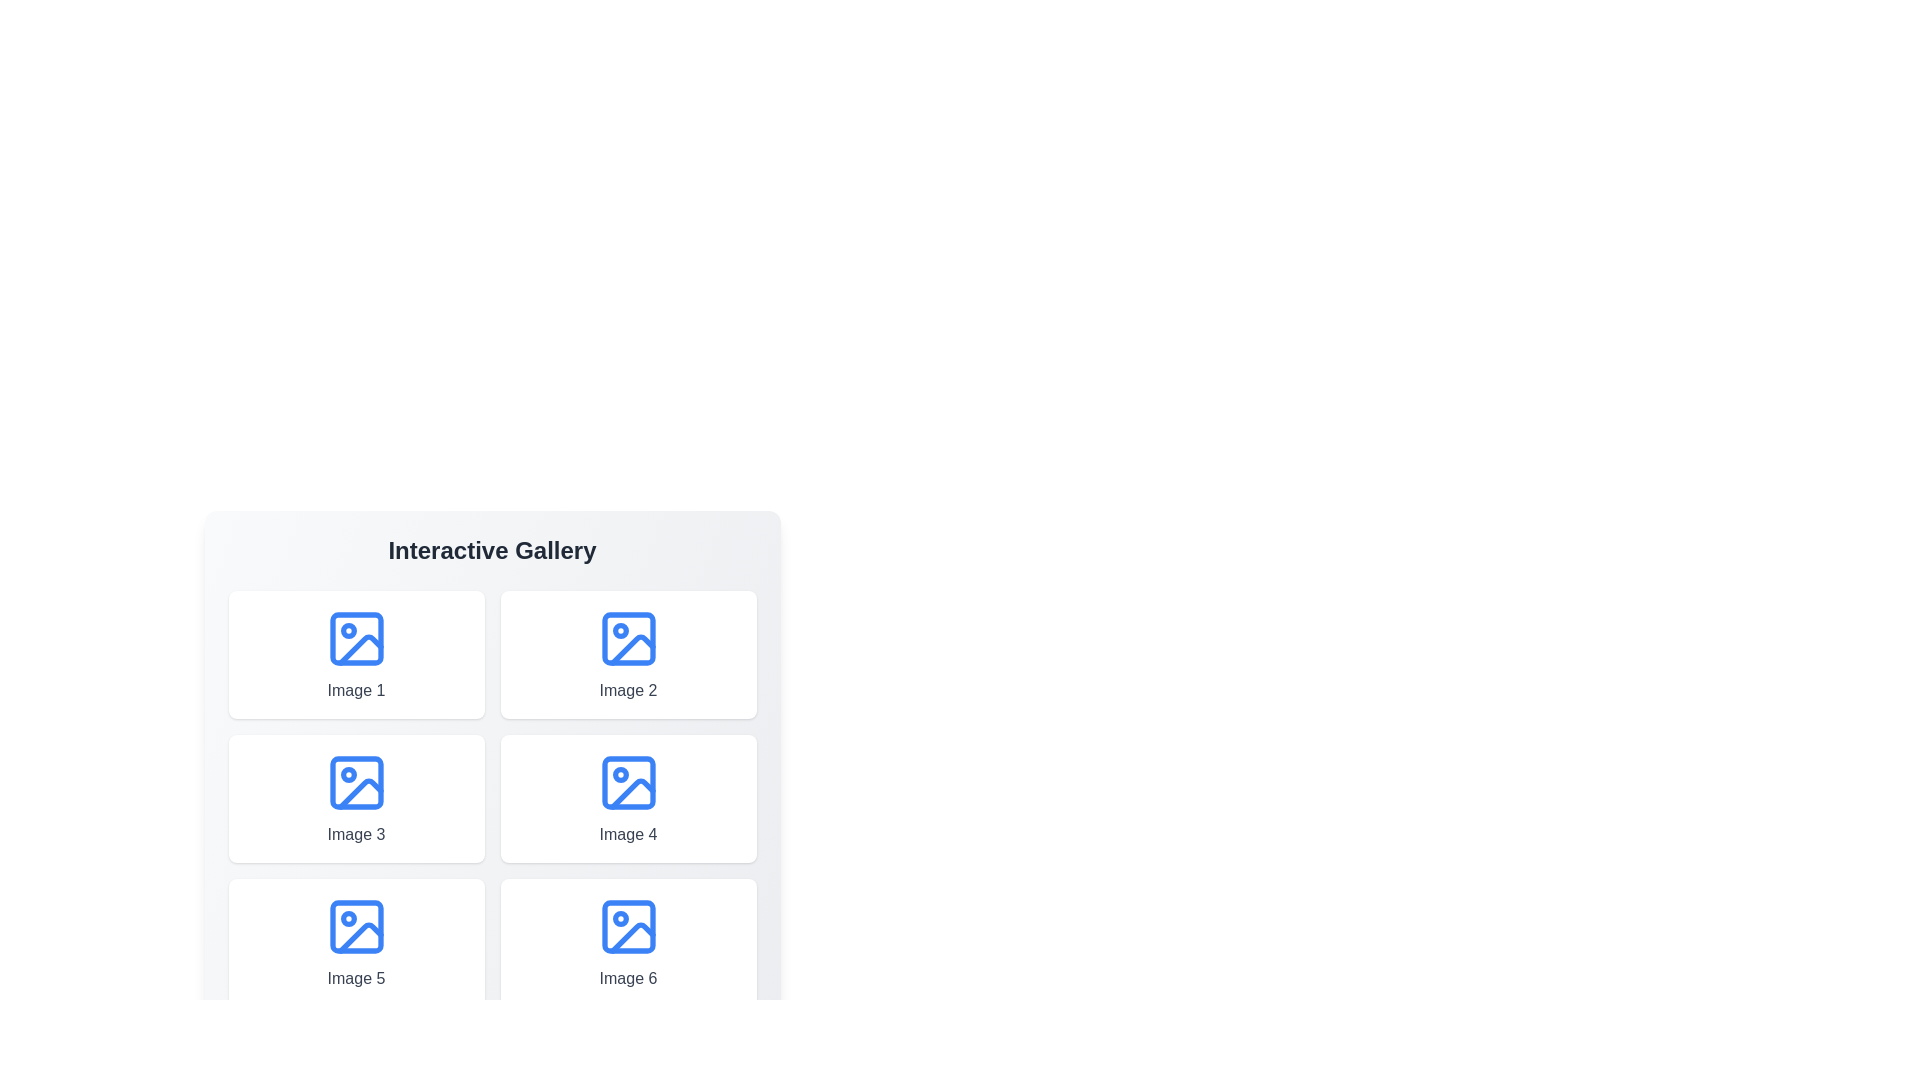  Describe the element at coordinates (627, 797) in the screenshot. I see `the image titled 'Image 4' to see its hover effect` at that location.